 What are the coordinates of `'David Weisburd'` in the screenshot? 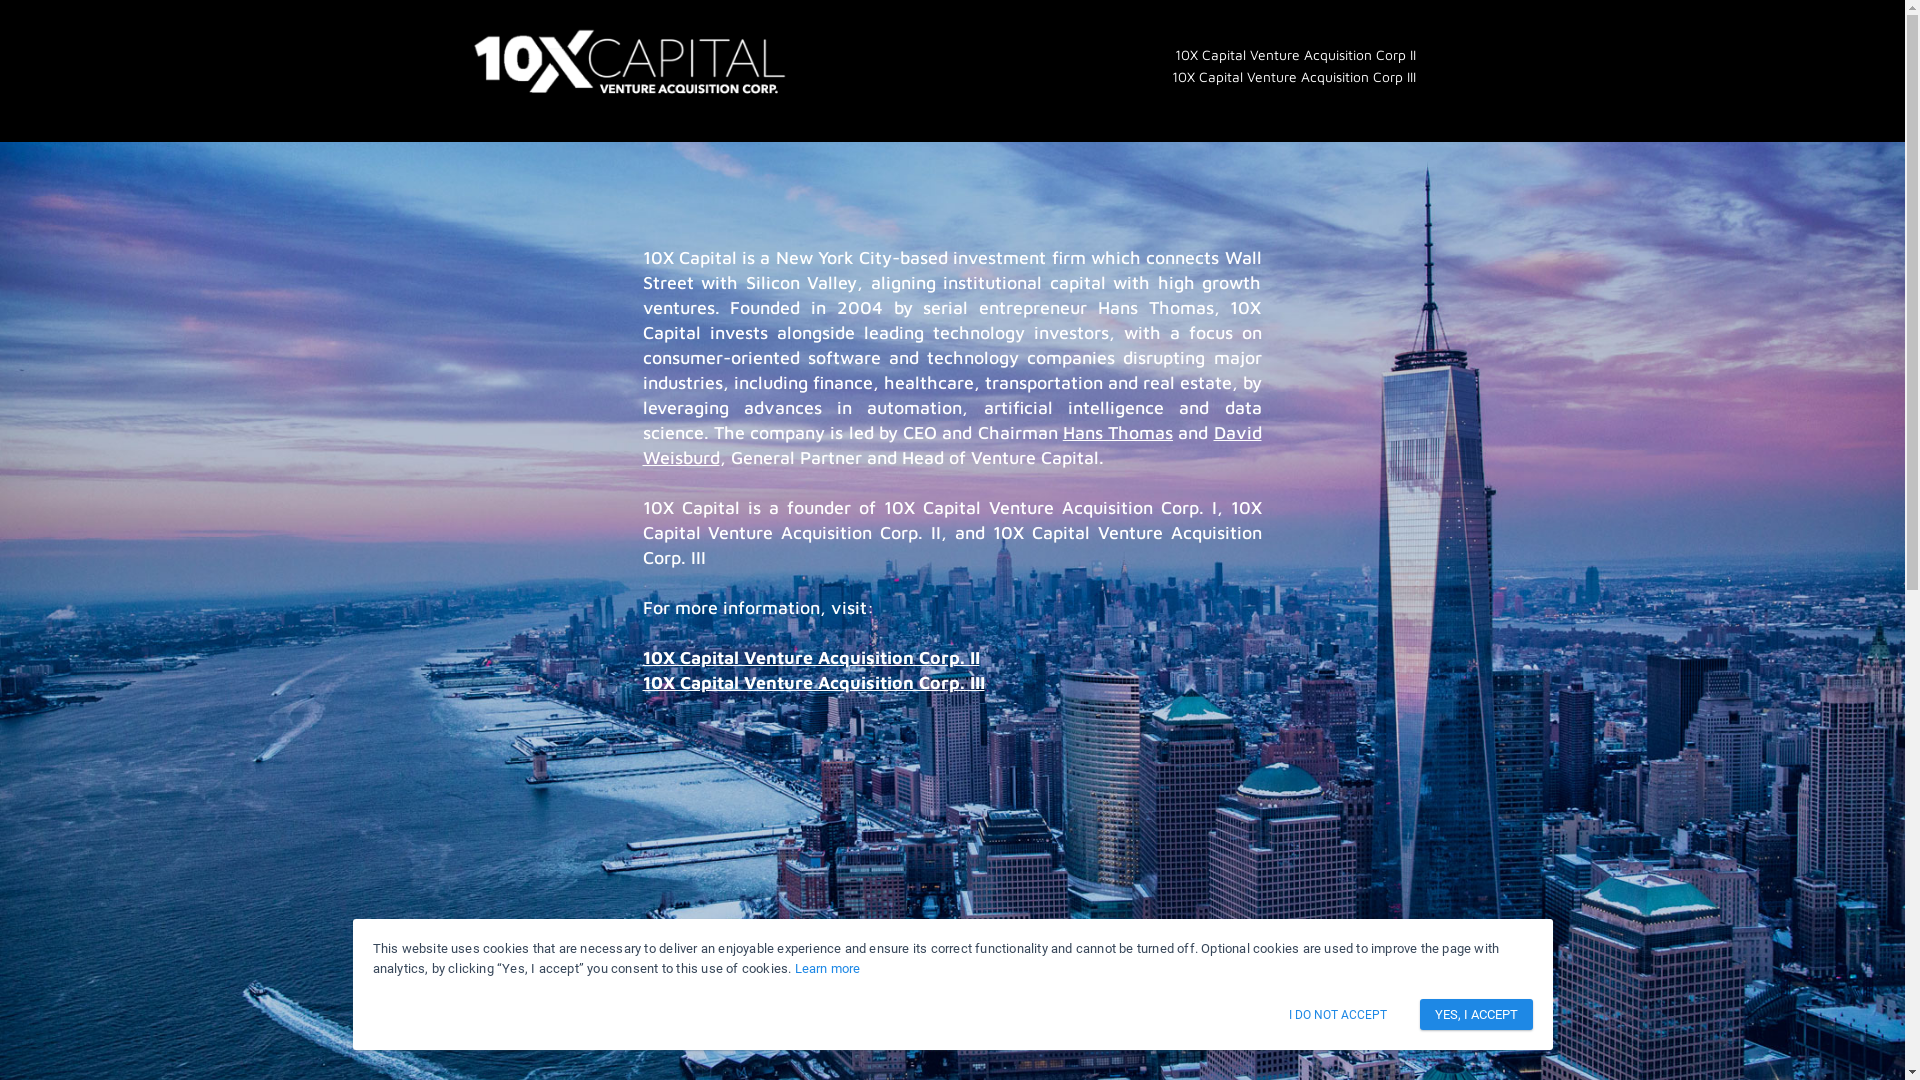 It's located at (950, 443).